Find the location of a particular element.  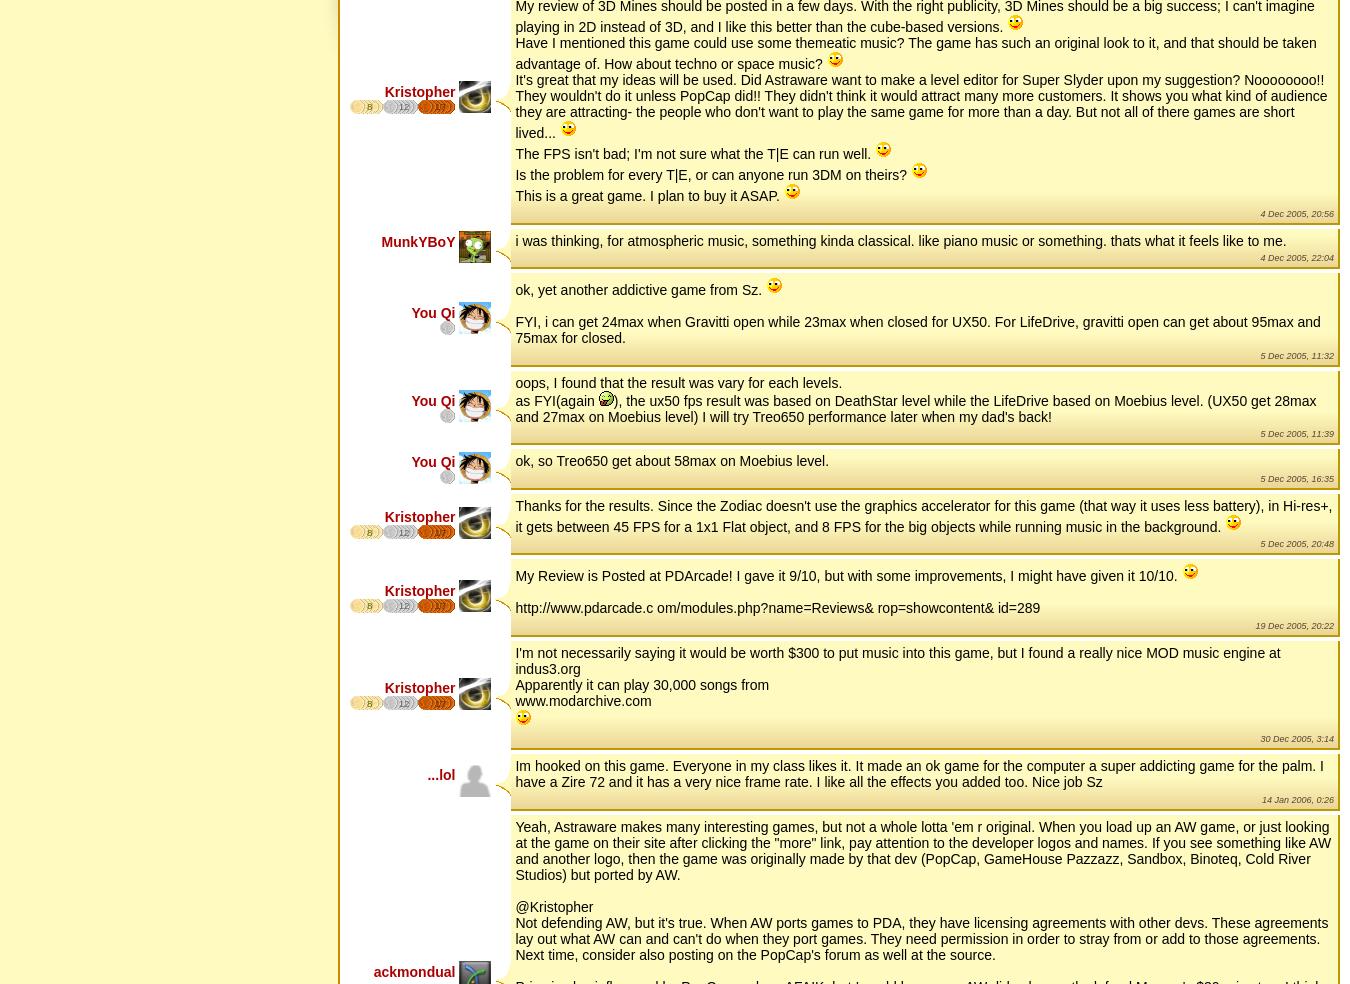

'i was thinking, for atmospheric music, something kinda classical. like piano music or something. thats what it feels like to me.' is located at coordinates (900, 239).